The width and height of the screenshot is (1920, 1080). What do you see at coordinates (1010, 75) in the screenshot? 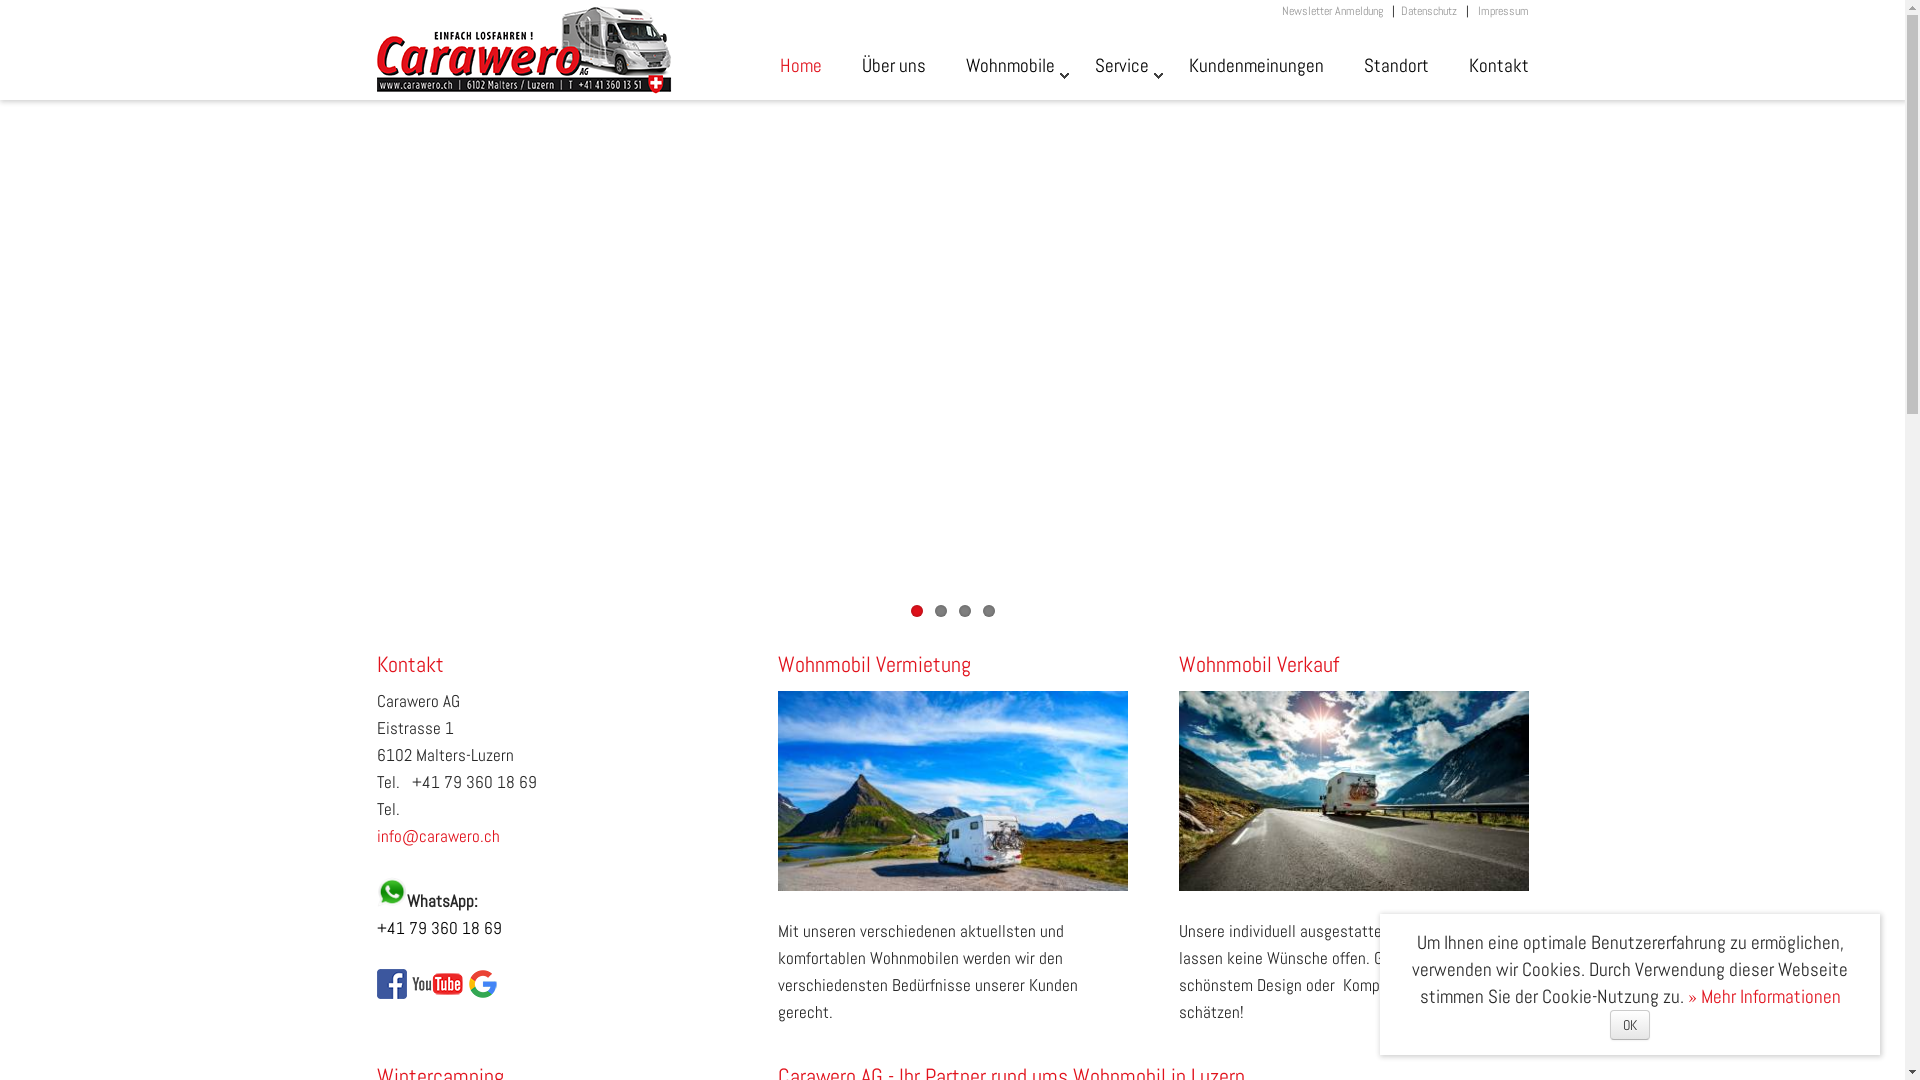
I see `'Wohnmobile'` at bounding box center [1010, 75].